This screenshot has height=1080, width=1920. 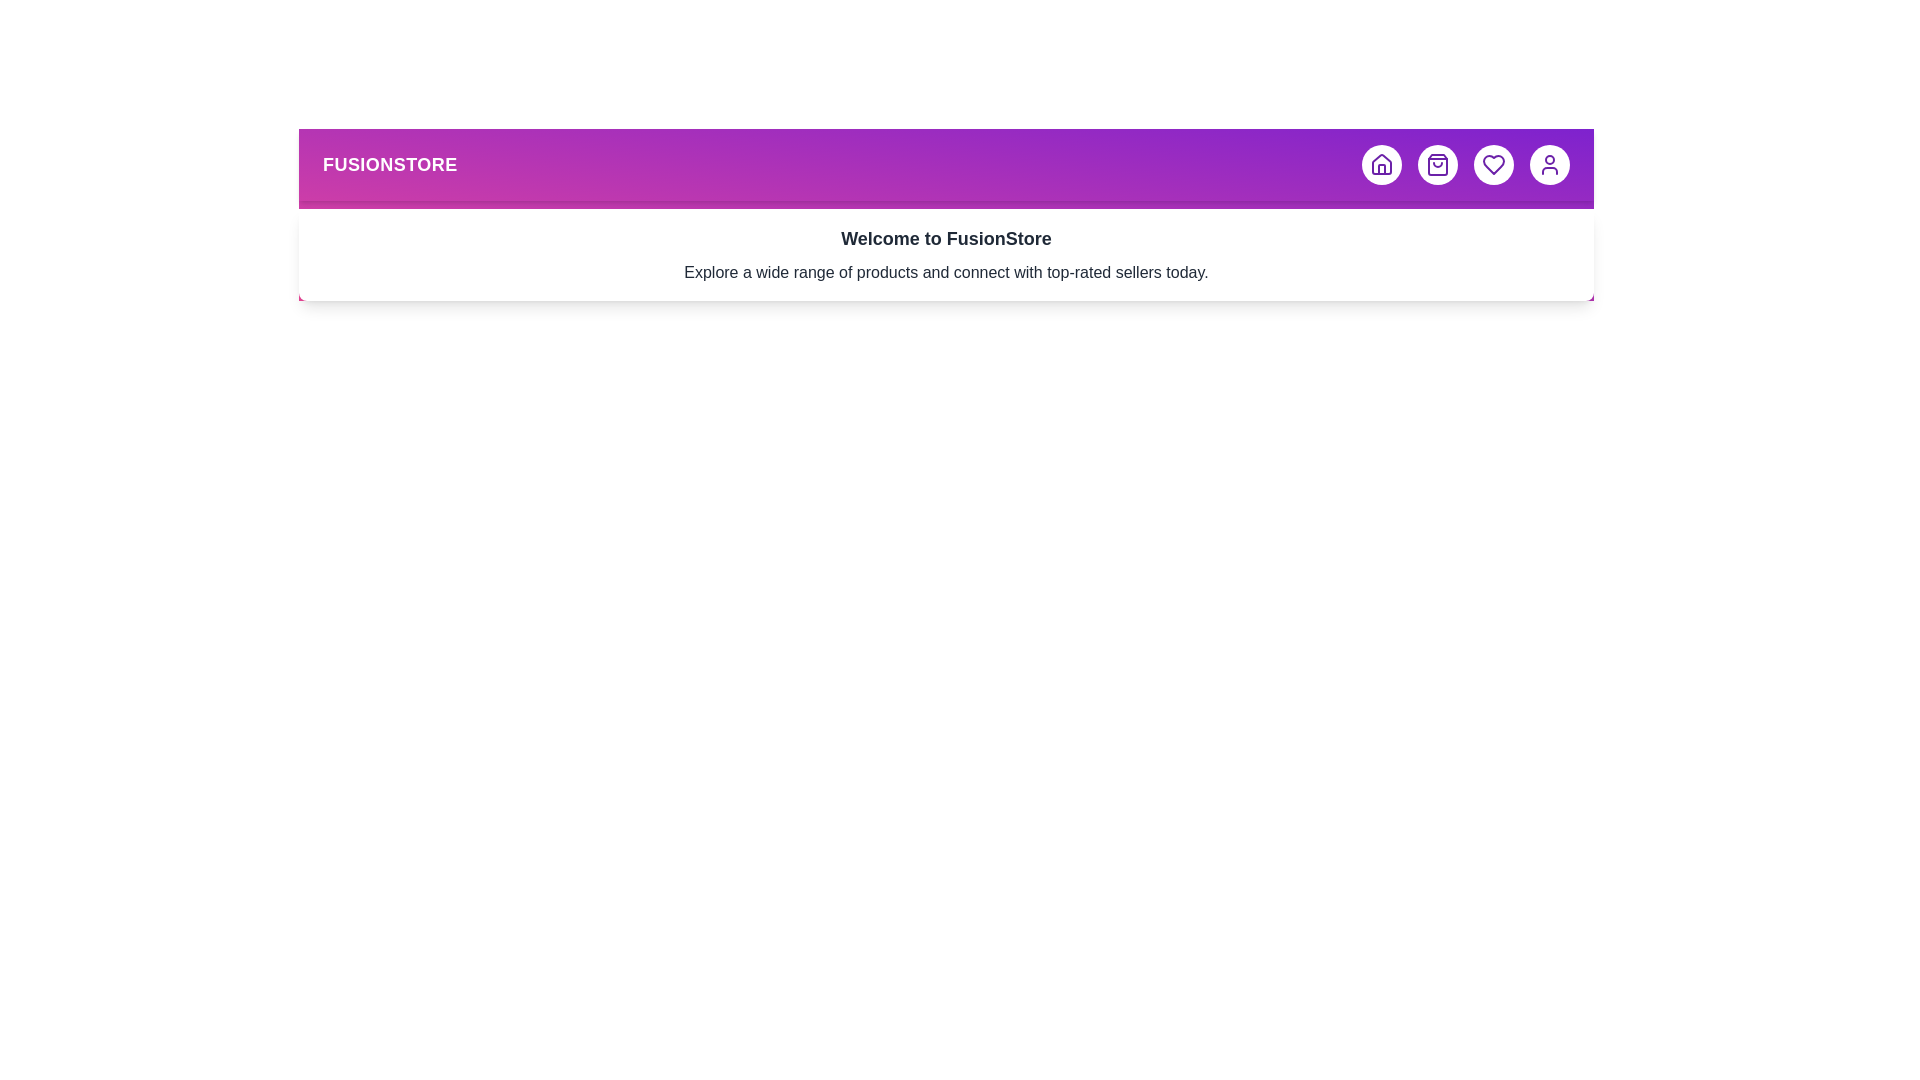 What do you see at coordinates (1437, 164) in the screenshot?
I see `the shopping_bag icon to navigate to the respective section` at bounding box center [1437, 164].